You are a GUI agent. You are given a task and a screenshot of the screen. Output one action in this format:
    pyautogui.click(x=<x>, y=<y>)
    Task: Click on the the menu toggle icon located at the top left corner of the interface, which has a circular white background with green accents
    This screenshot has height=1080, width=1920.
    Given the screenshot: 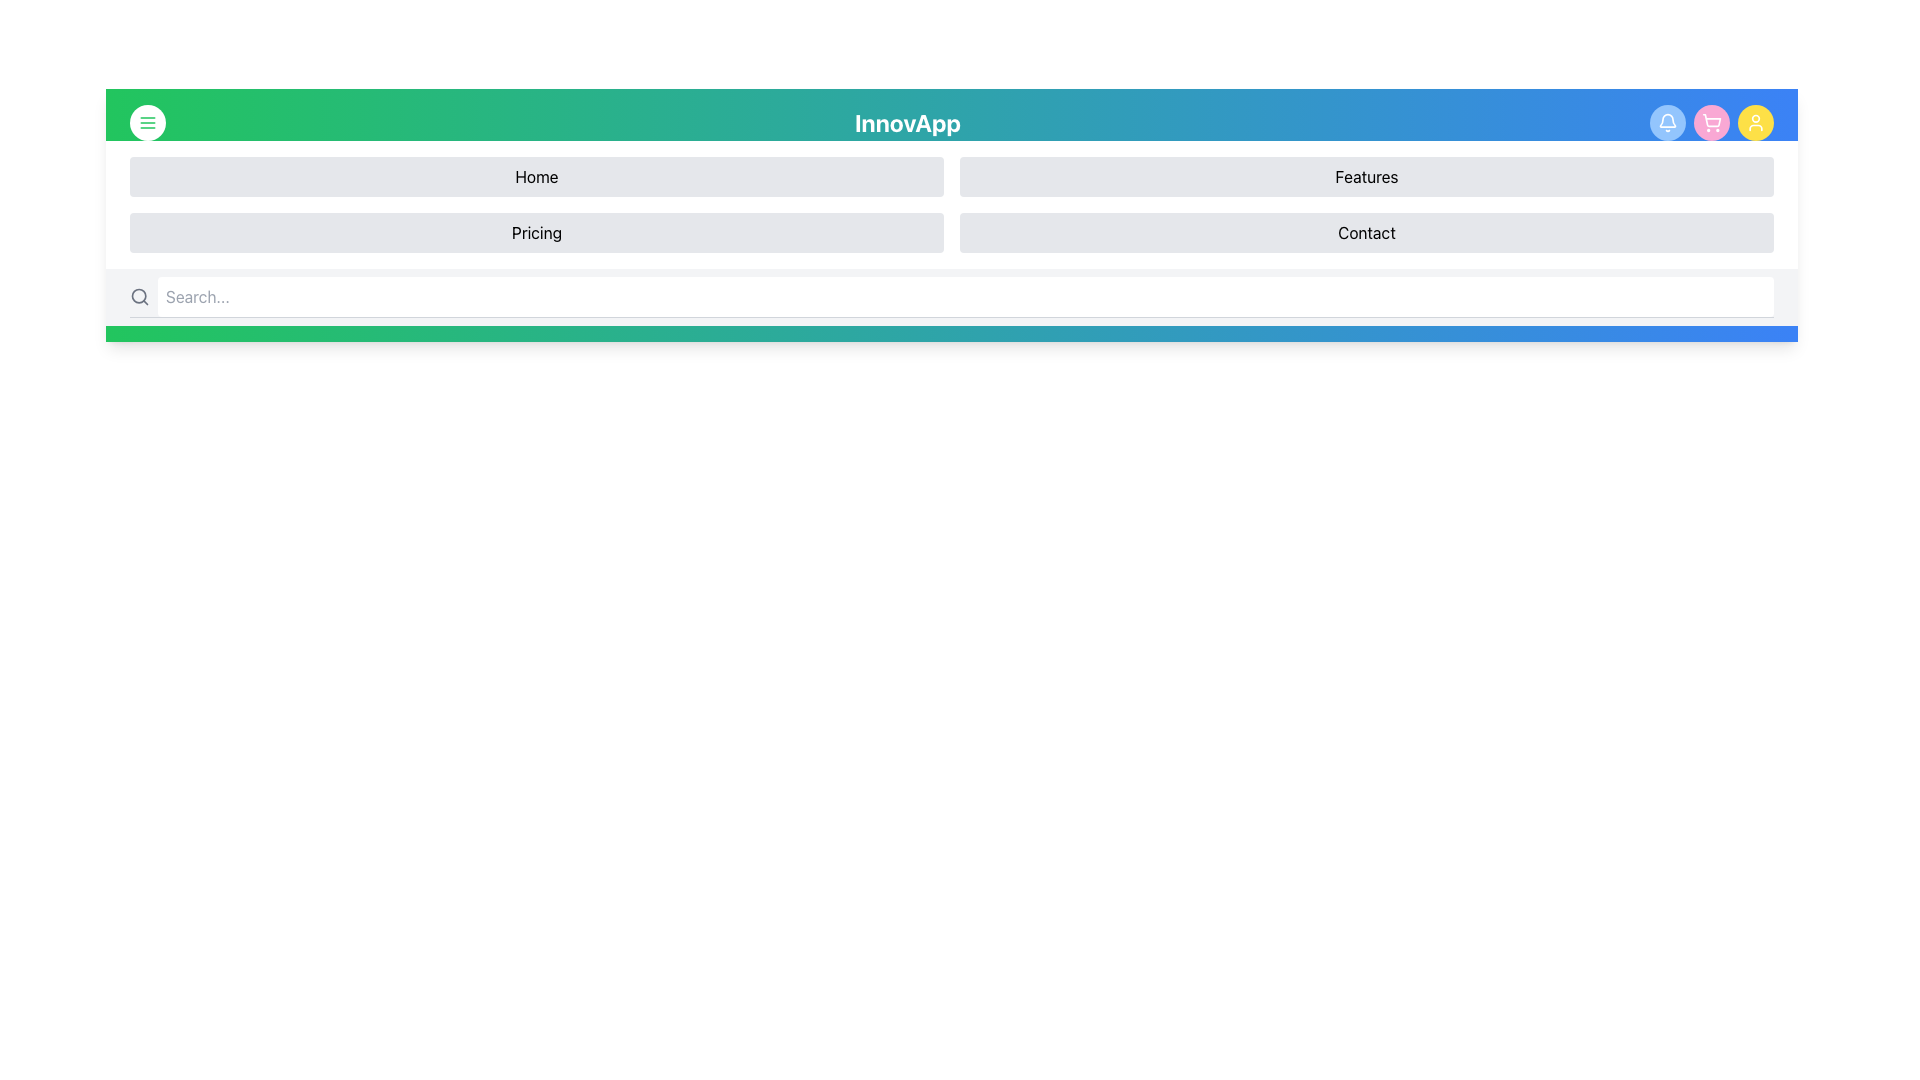 What is the action you would take?
    pyautogui.click(x=147, y=123)
    